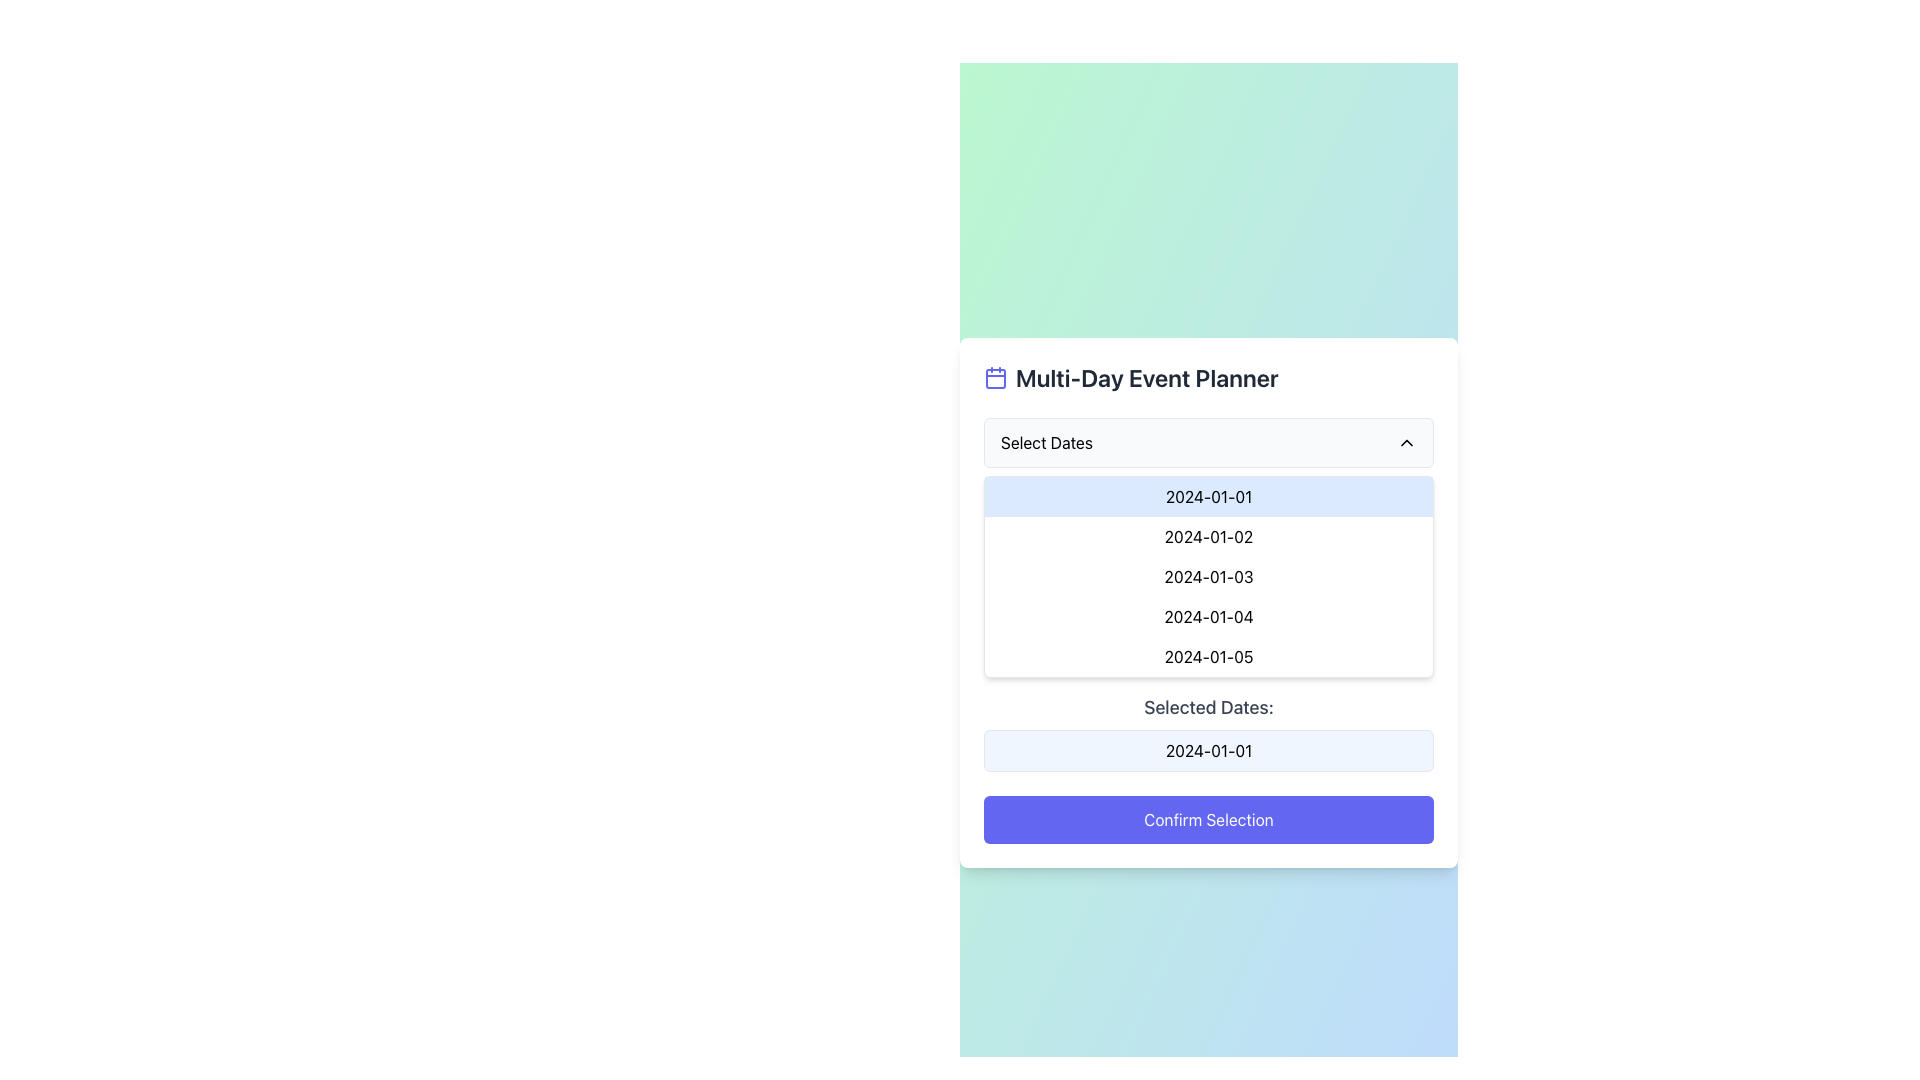 The height and width of the screenshot is (1080, 1920). I want to click on the list item displaying the date '2024-01-05', so click(1208, 656).